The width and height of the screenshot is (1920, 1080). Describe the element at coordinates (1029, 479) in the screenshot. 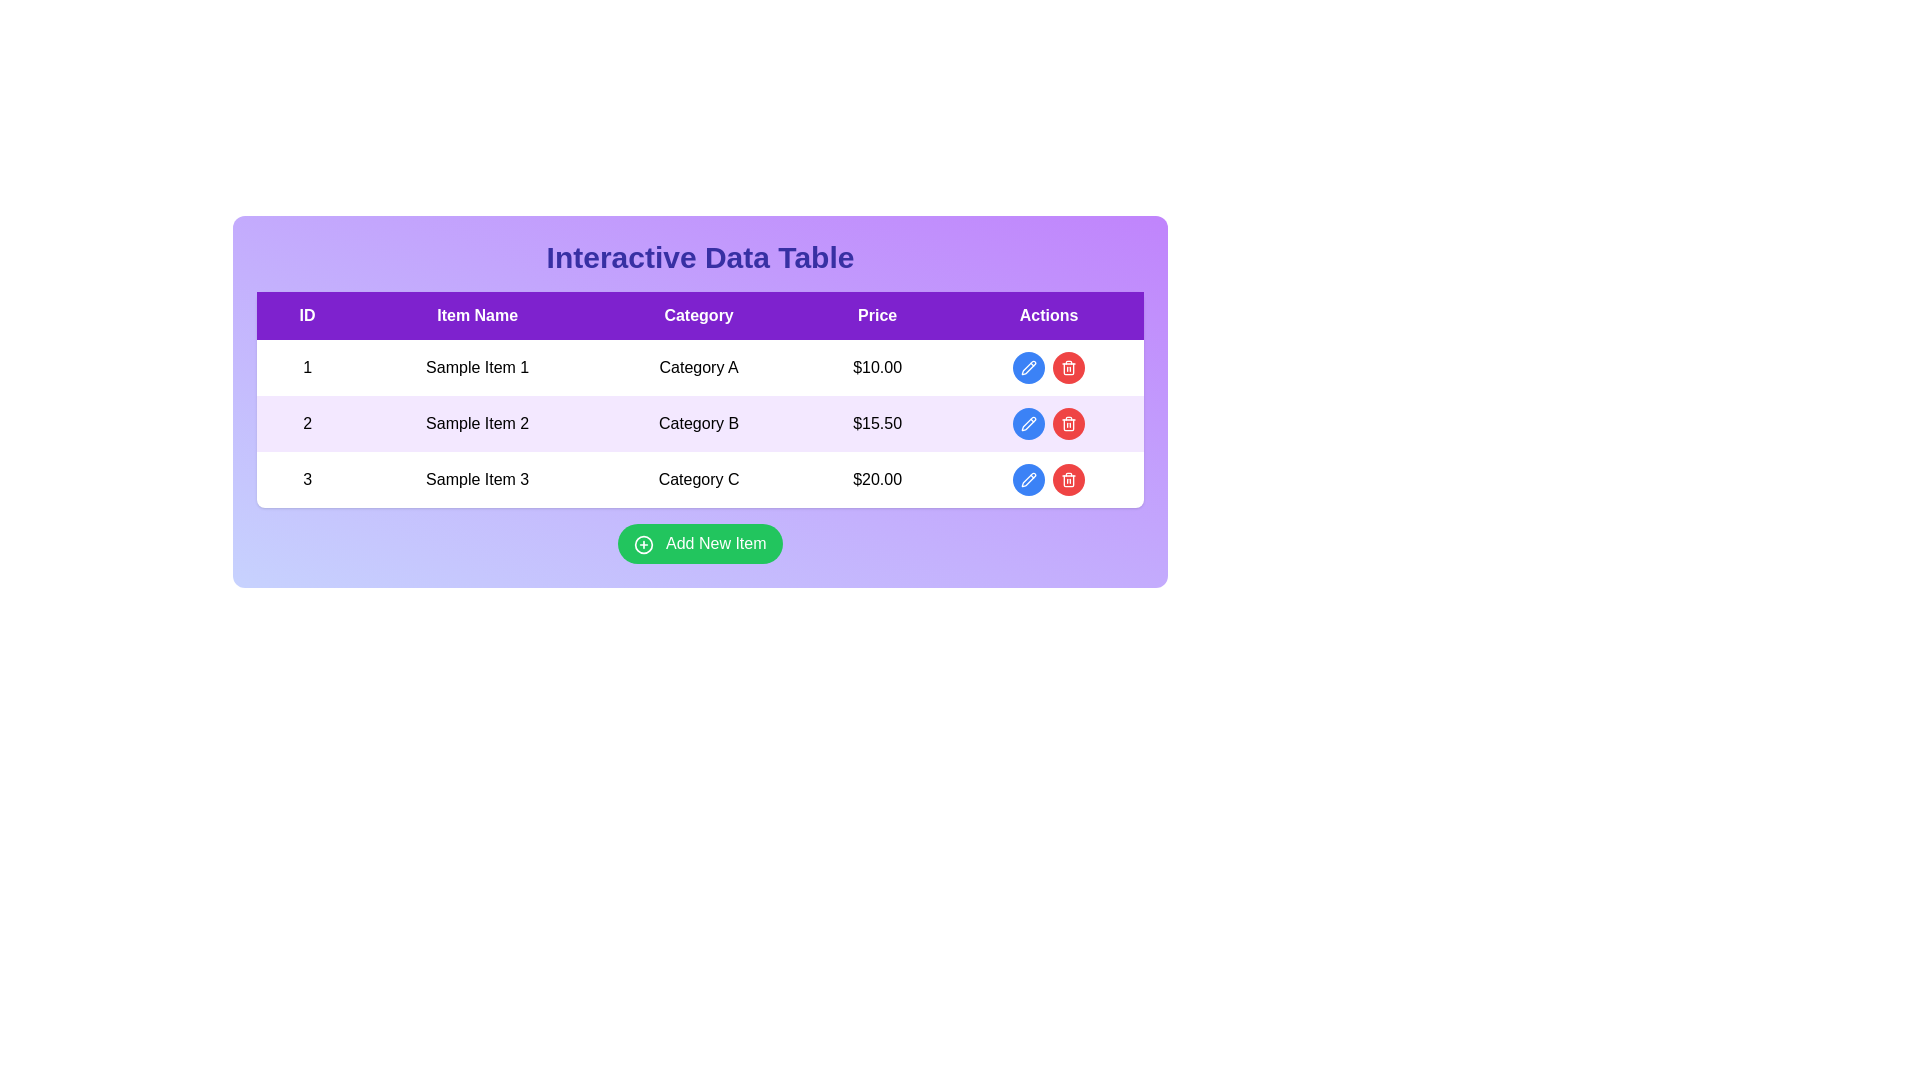

I see `the edit icon button located in the 'Actions' column of the table's second row to observe any interactive changes` at that location.